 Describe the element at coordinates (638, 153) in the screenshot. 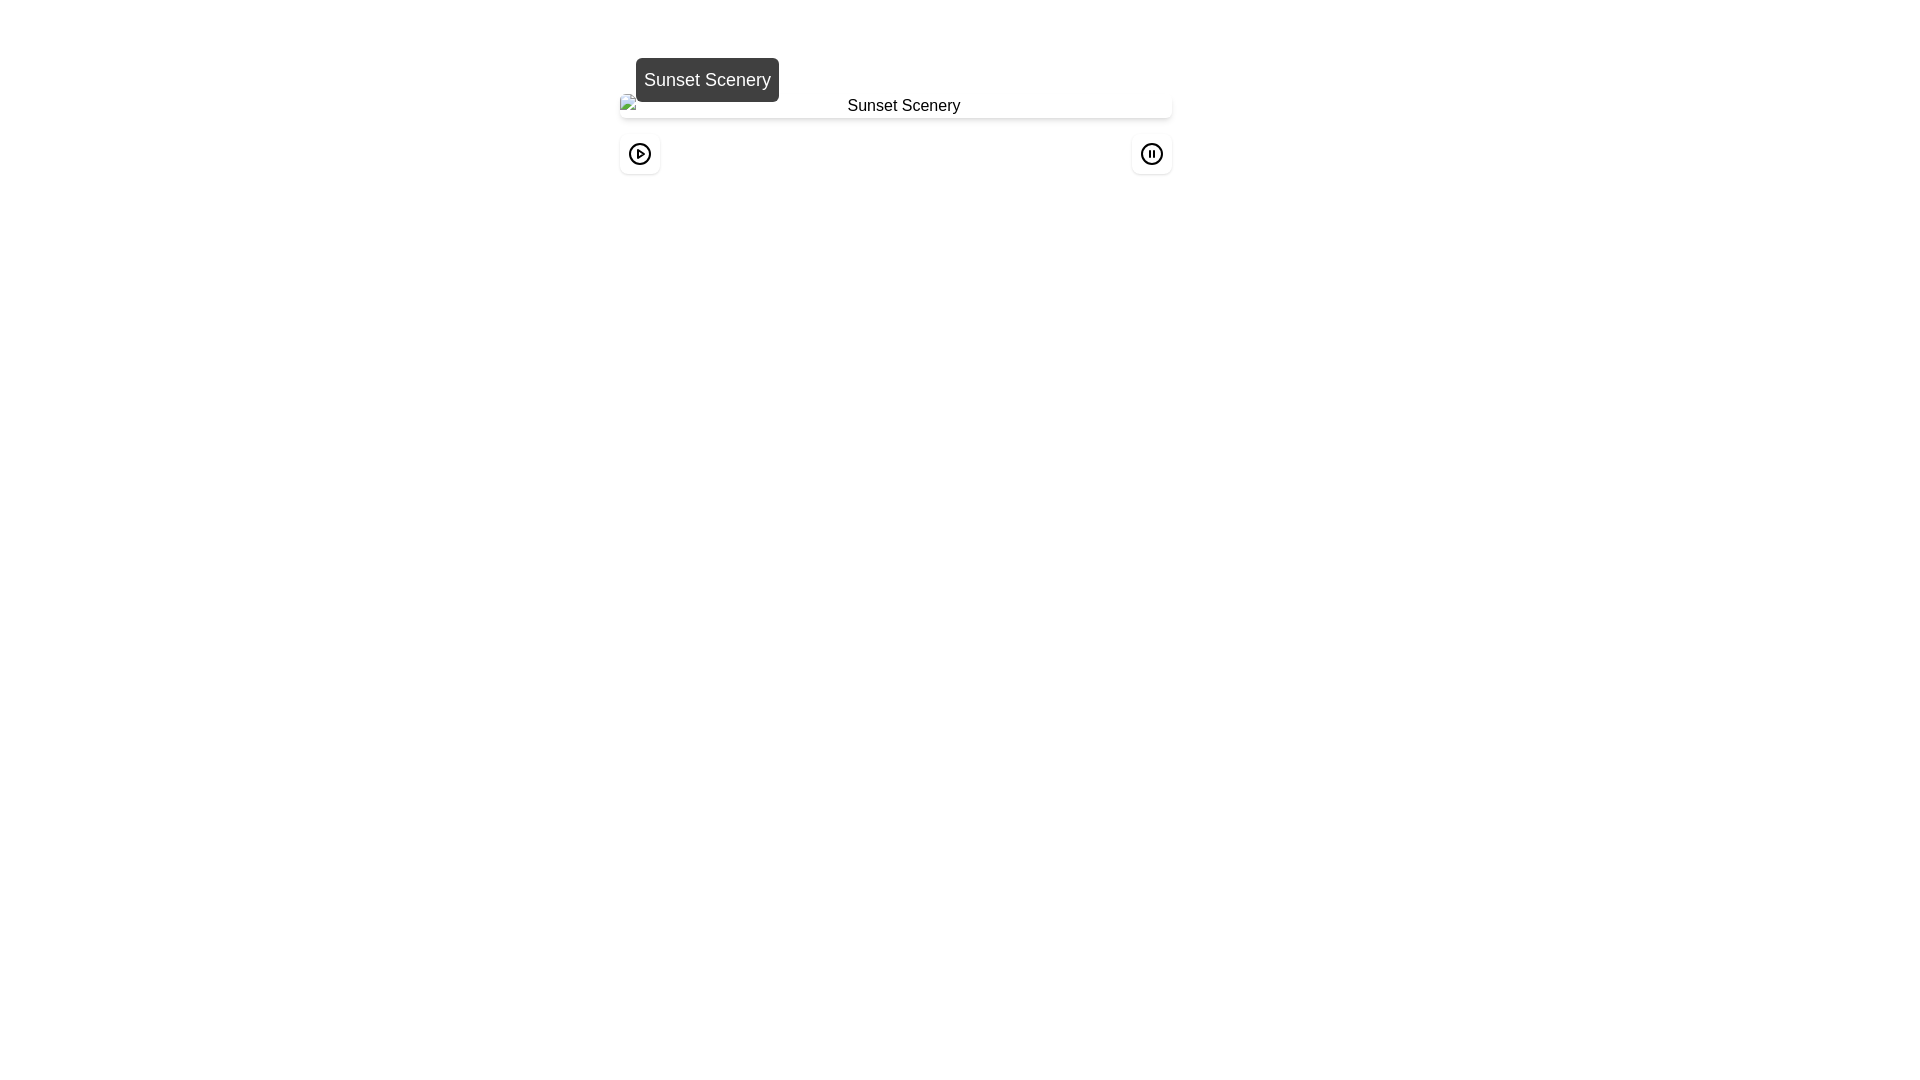

I see `the circular play icon button located below the label 'Sunset Scenery', which features a right-pointing play symbol` at that location.